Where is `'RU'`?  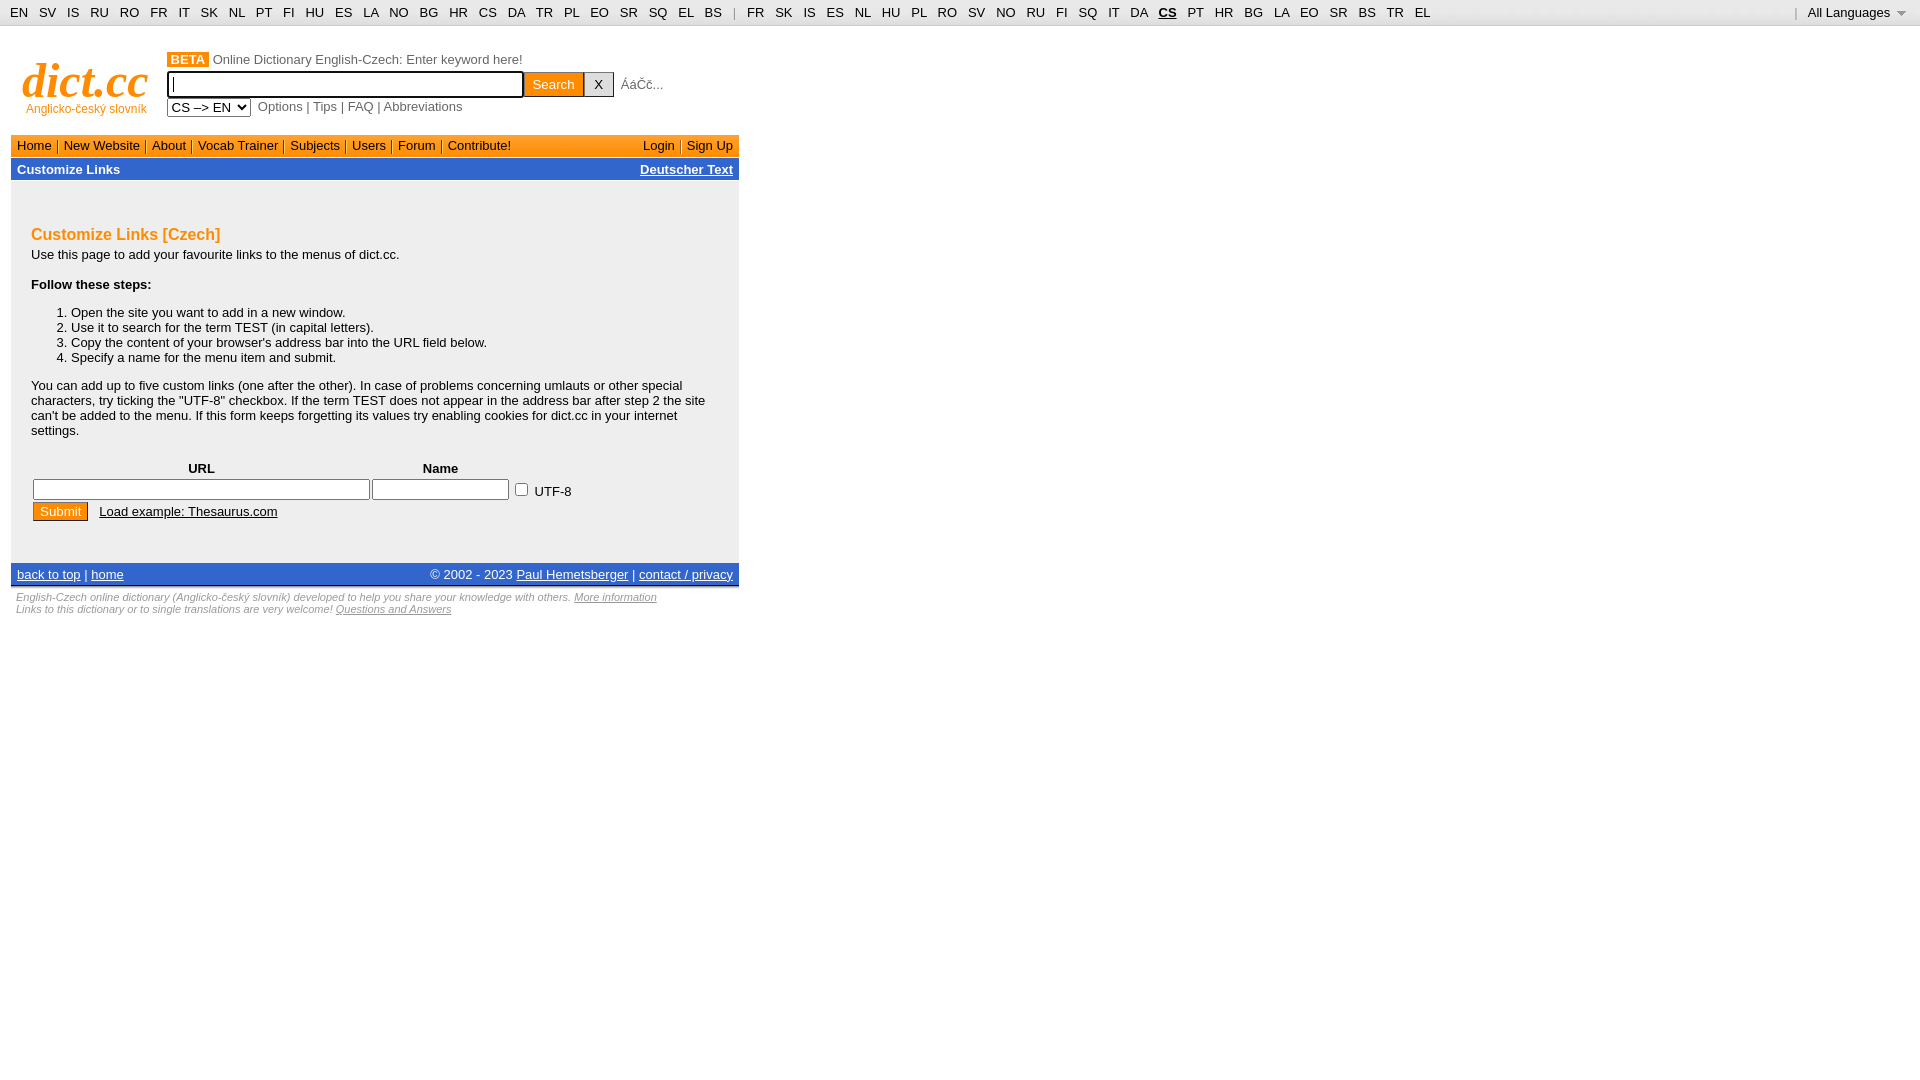
'RU' is located at coordinates (1026, 12).